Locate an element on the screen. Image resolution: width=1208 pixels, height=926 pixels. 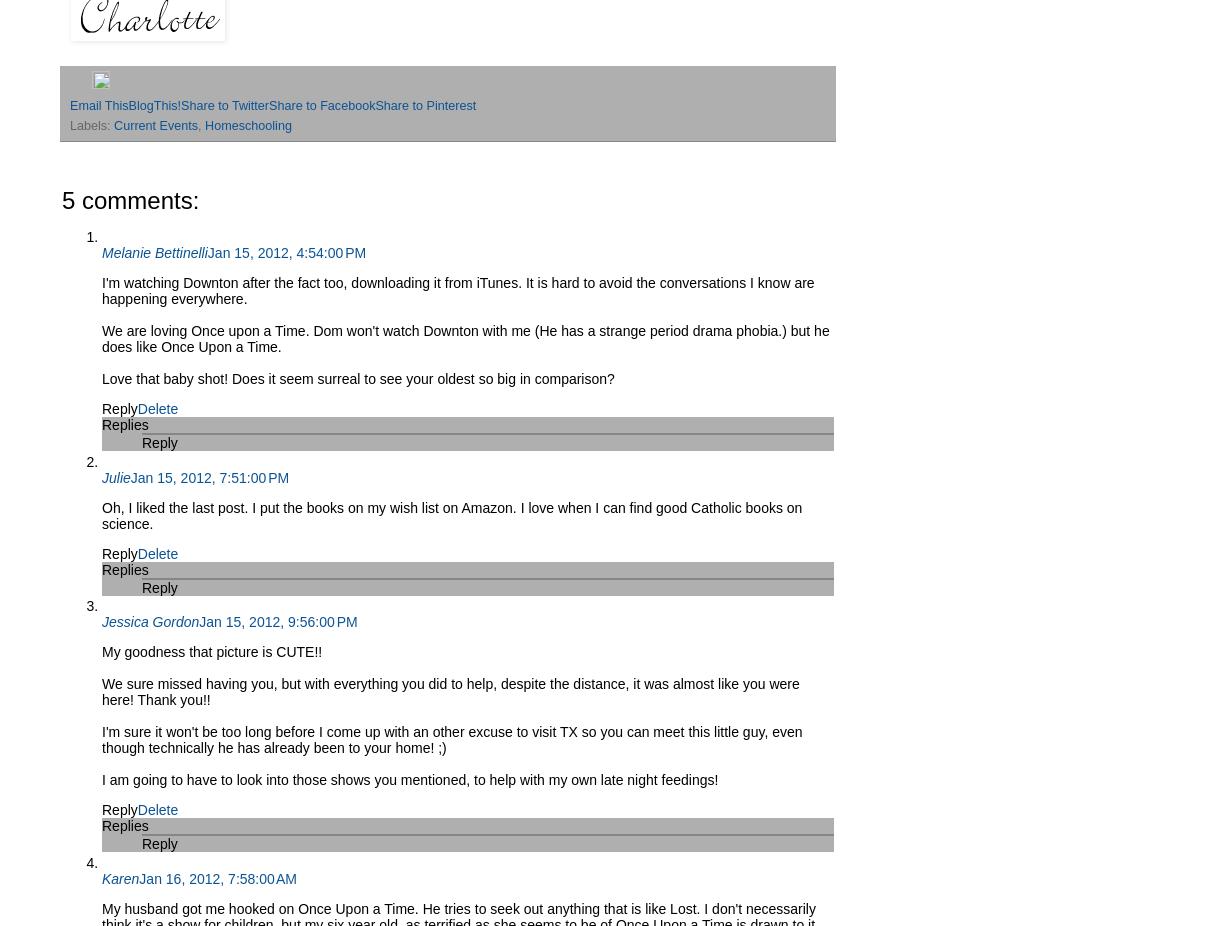
'Jan 15, 2012, 7:51:00 PM' is located at coordinates (209, 475).